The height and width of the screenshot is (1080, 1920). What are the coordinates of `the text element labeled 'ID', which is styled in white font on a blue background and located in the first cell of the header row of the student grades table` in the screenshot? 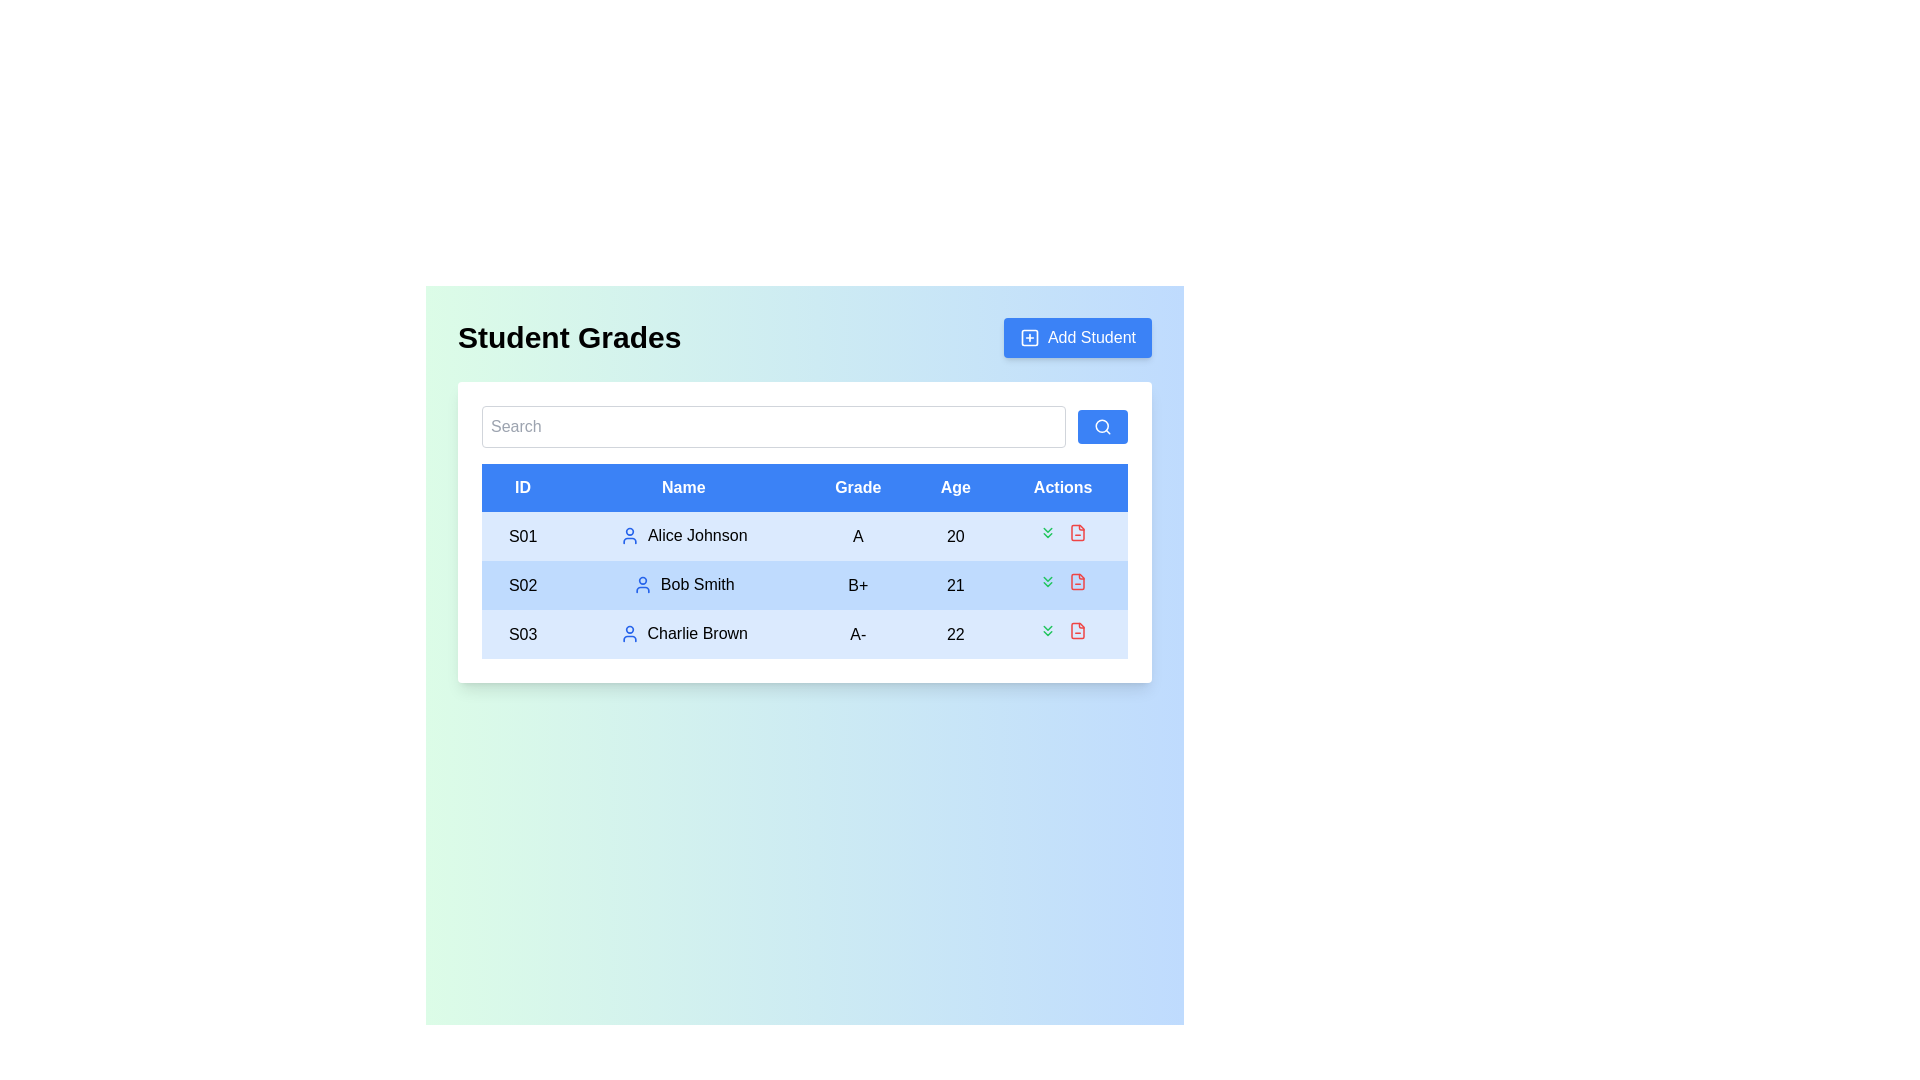 It's located at (523, 488).